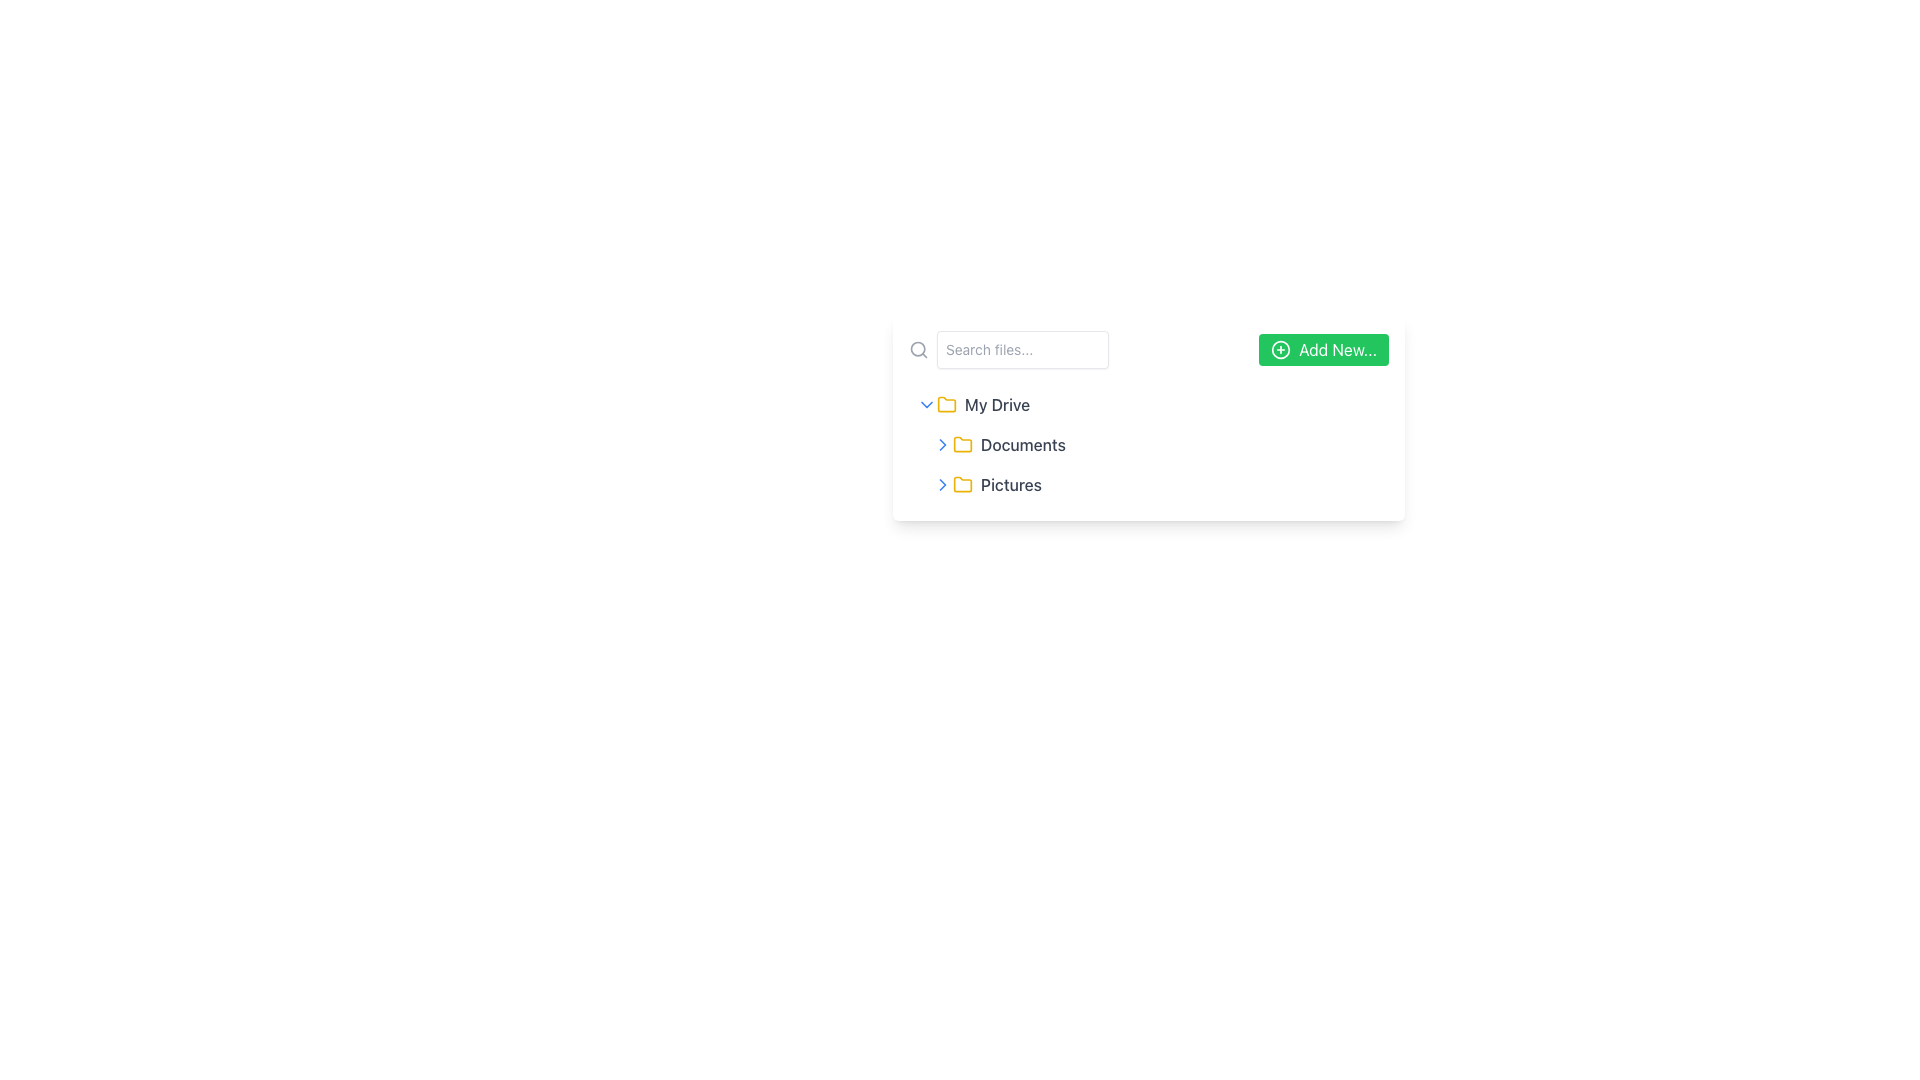 This screenshot has height=1080, width=1920. Describe the element at coordinates (917, 348) in the screenshot. I see `the circular lens component of the magnifying glass icon adjacent to the search input field` at that location.